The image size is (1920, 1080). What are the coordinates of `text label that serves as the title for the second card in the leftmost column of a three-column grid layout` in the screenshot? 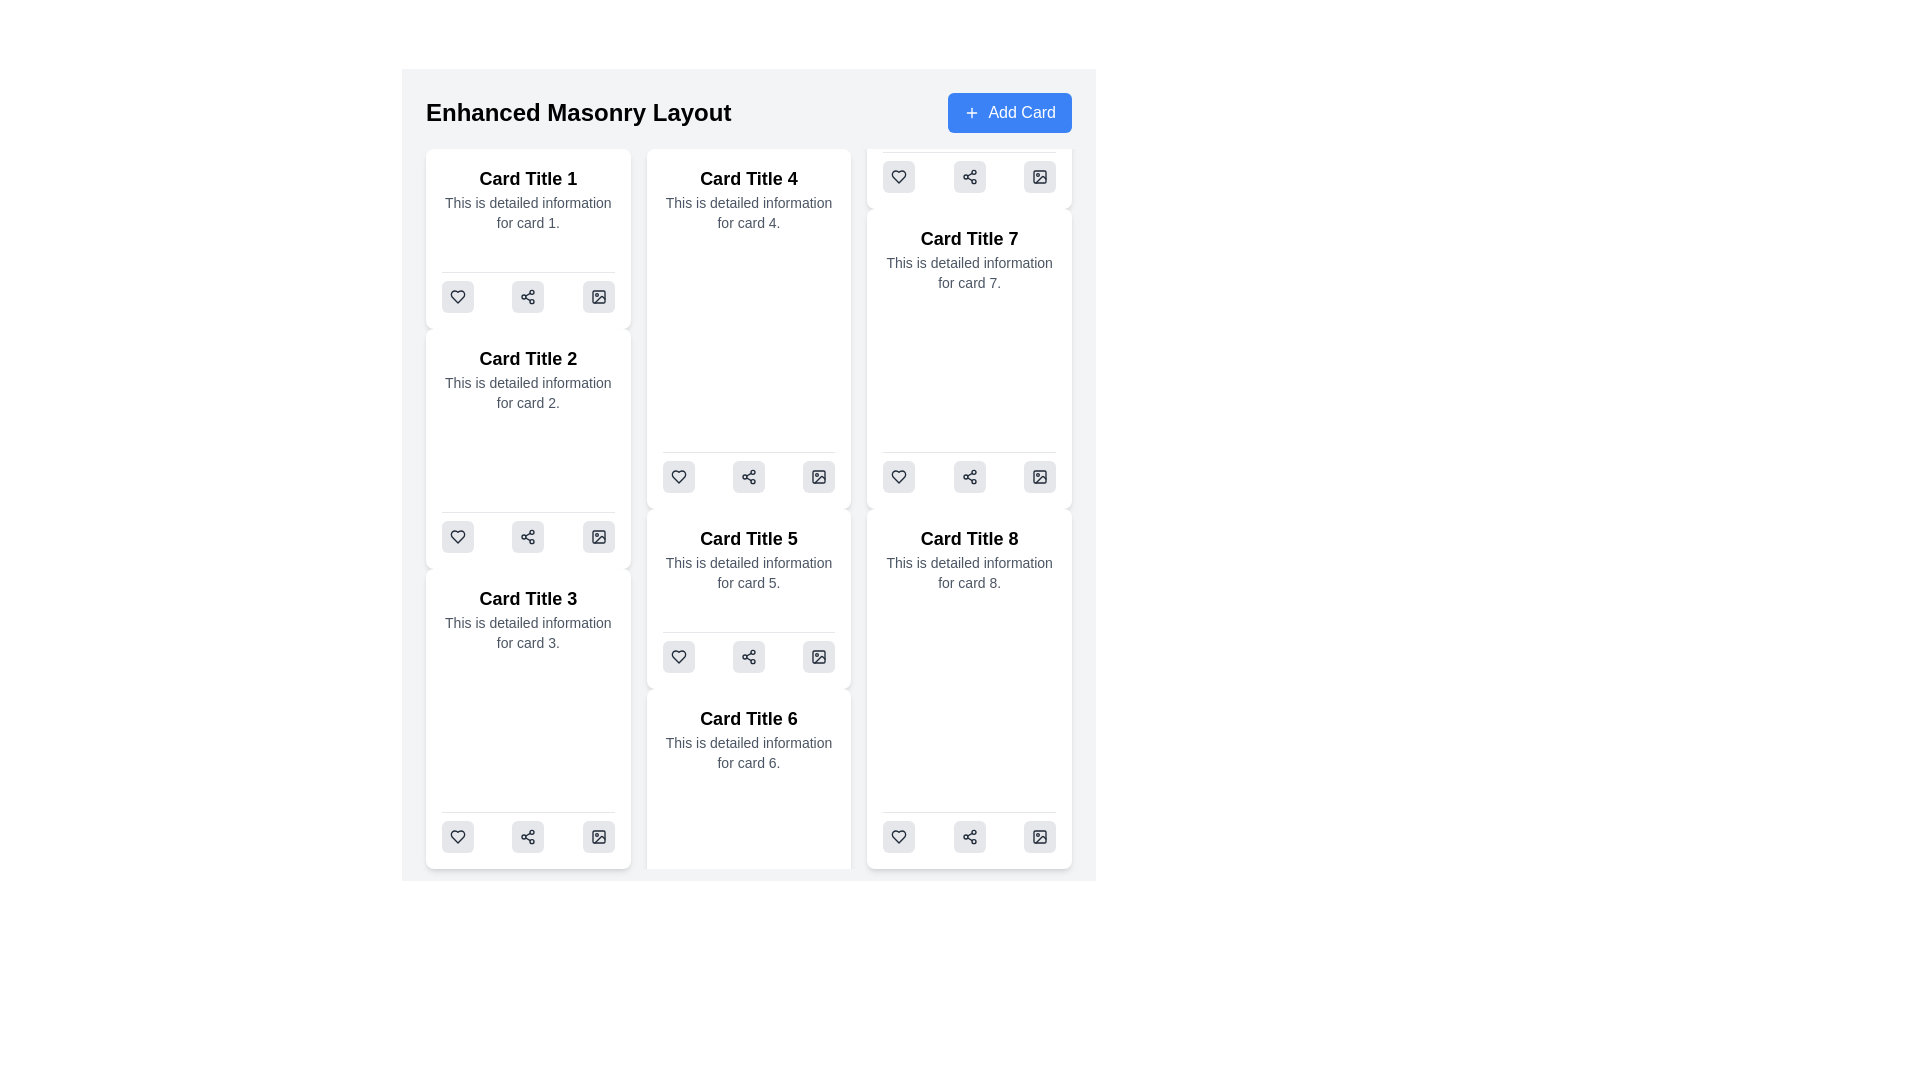 It's located at (528, 357).